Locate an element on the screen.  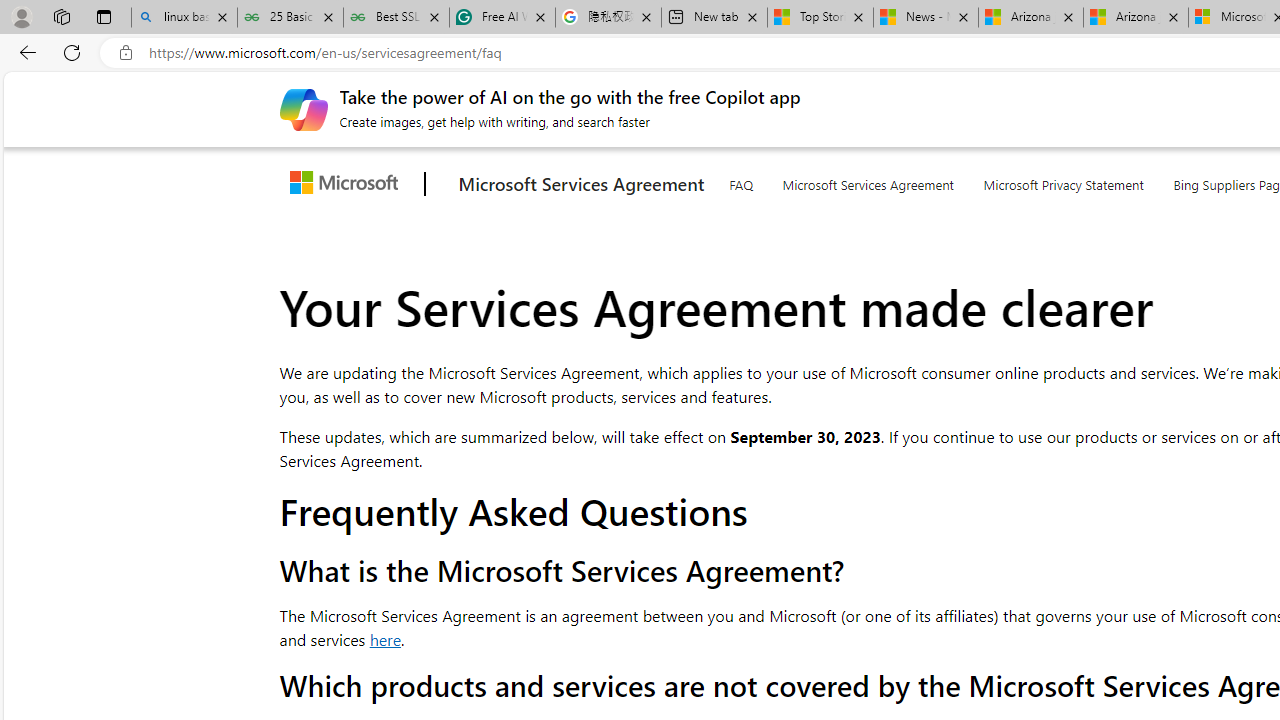
'Microsoft Privacy Statement' is located at coordinates (1062, 181).